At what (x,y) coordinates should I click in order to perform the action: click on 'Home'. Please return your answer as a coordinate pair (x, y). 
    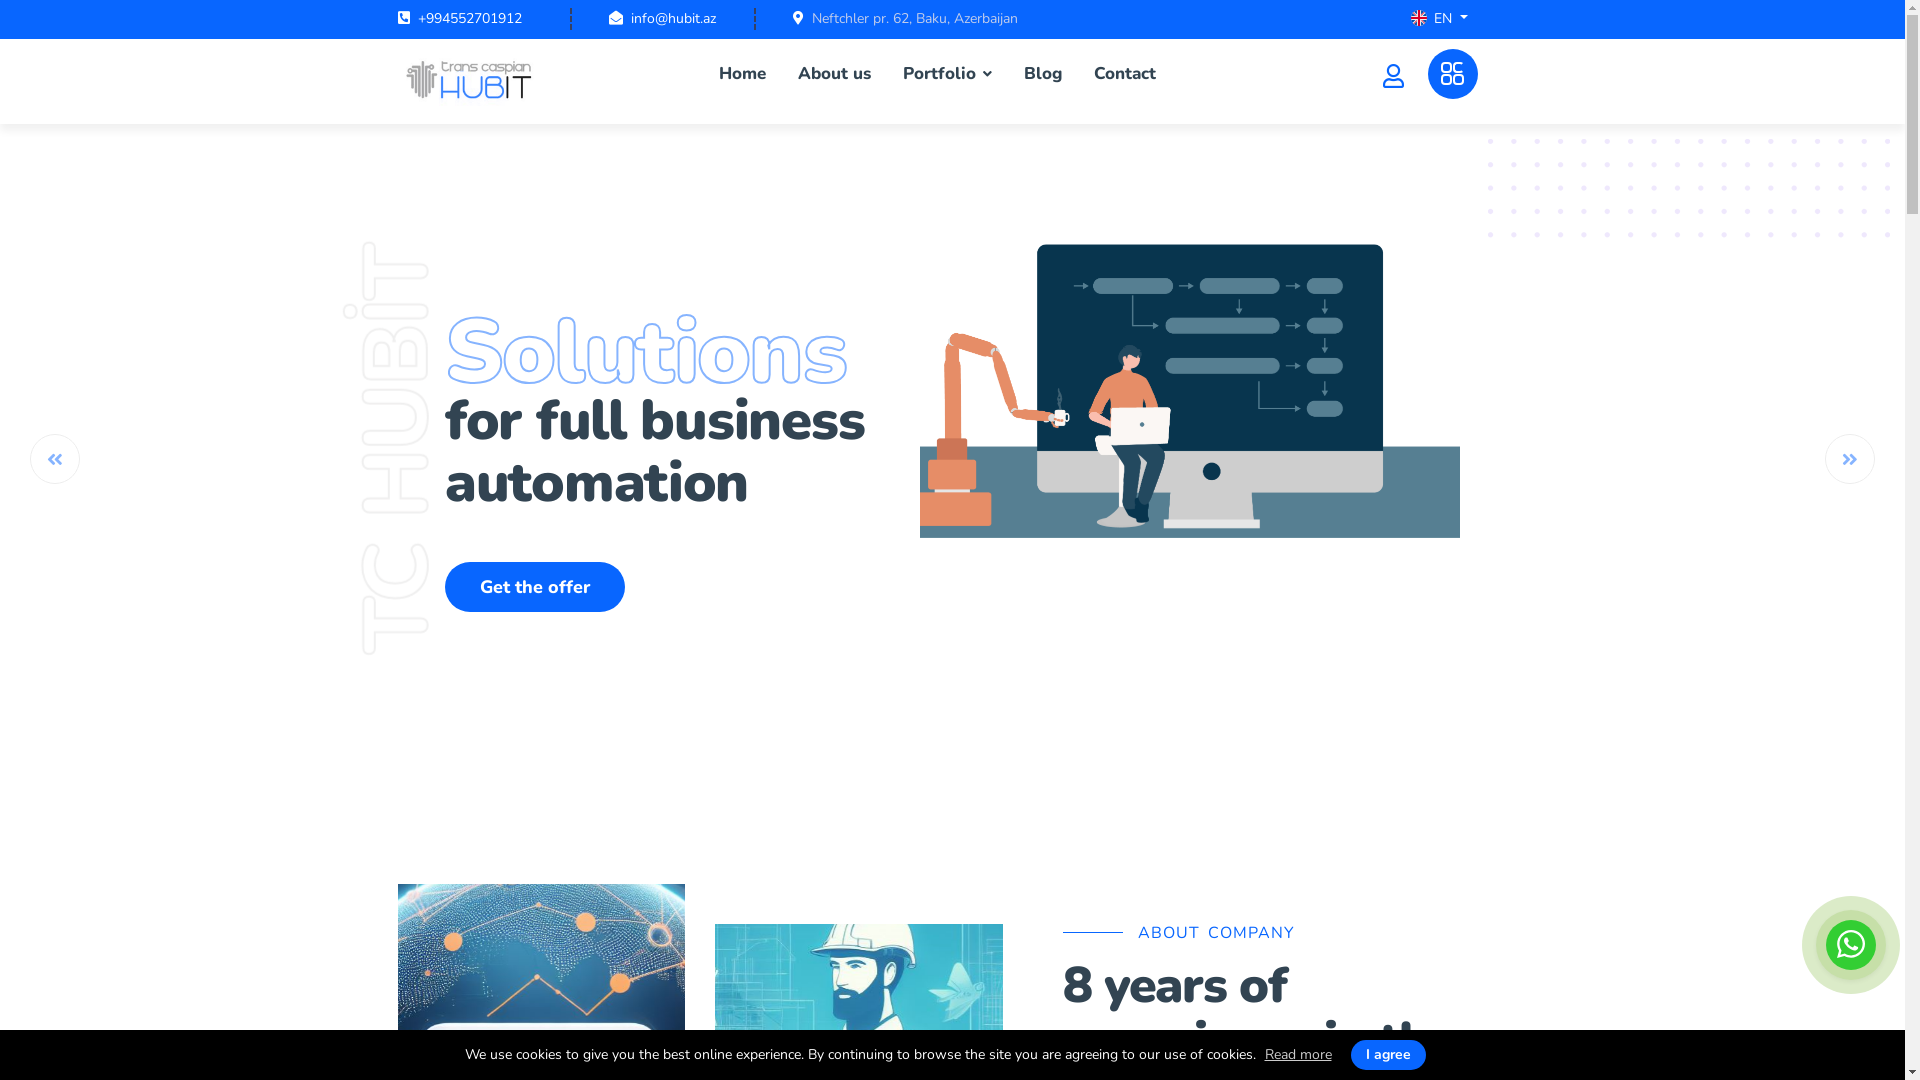
    Looking at the image, I should click on (702, 72).